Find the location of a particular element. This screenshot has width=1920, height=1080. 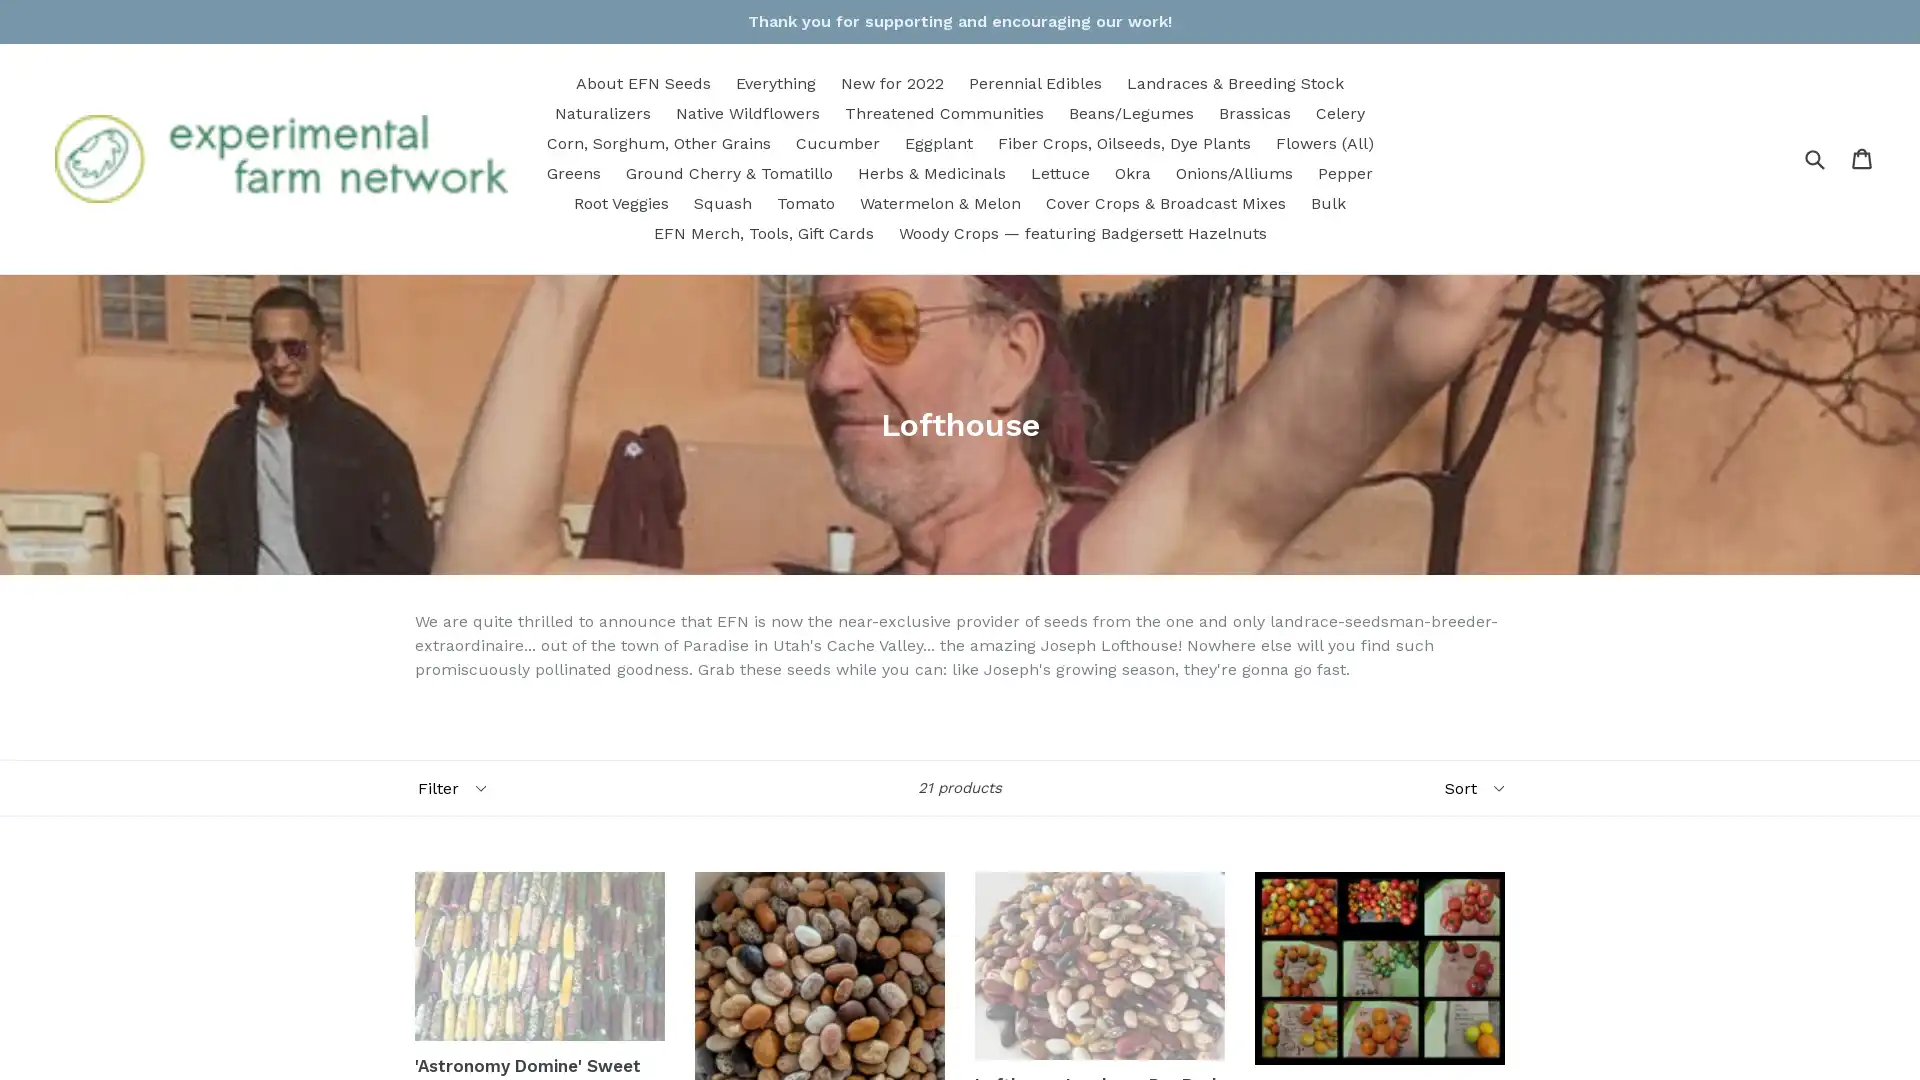

Submit is located at coordinates (1814, 157).